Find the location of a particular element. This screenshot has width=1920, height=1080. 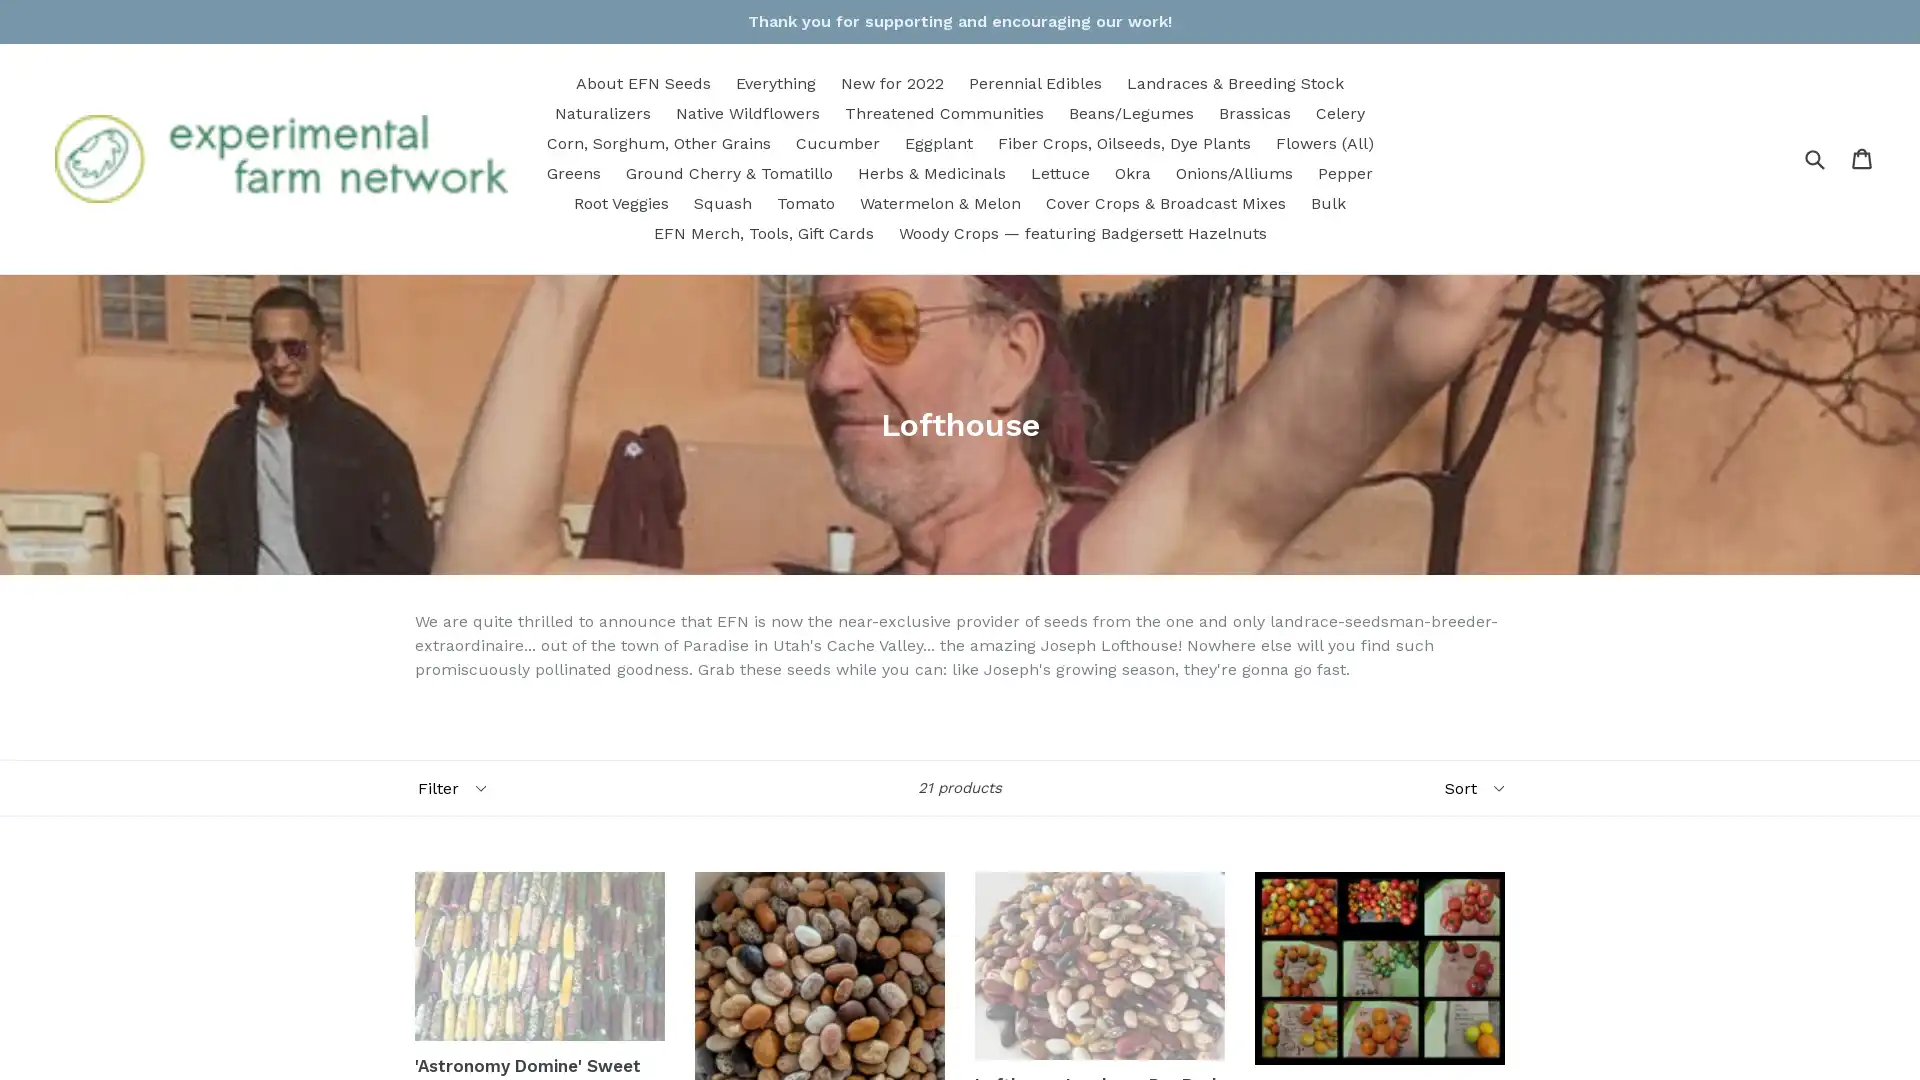

Submit is located at coordinates (1814, 157).